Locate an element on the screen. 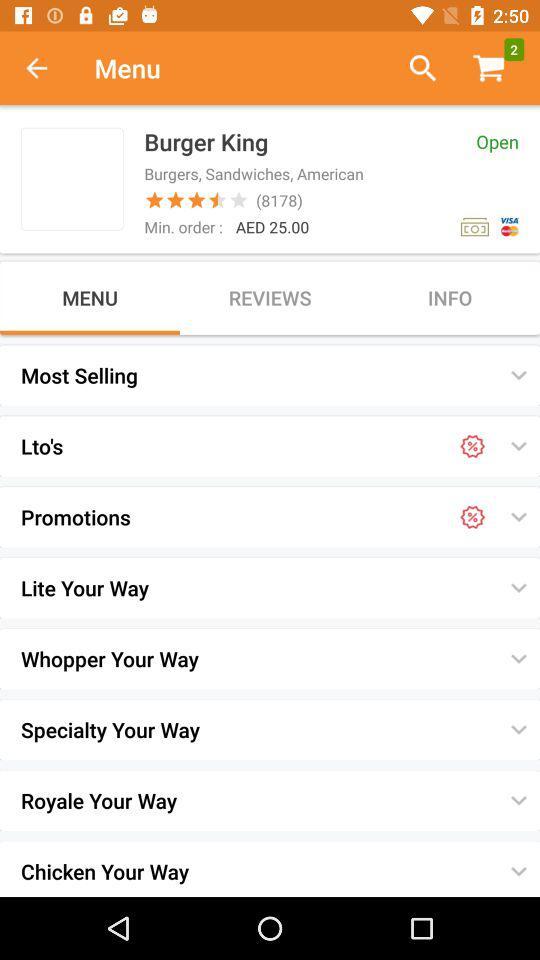 The height and width of the screenshot is (960, 540). search is located at coordinates (414, 68).